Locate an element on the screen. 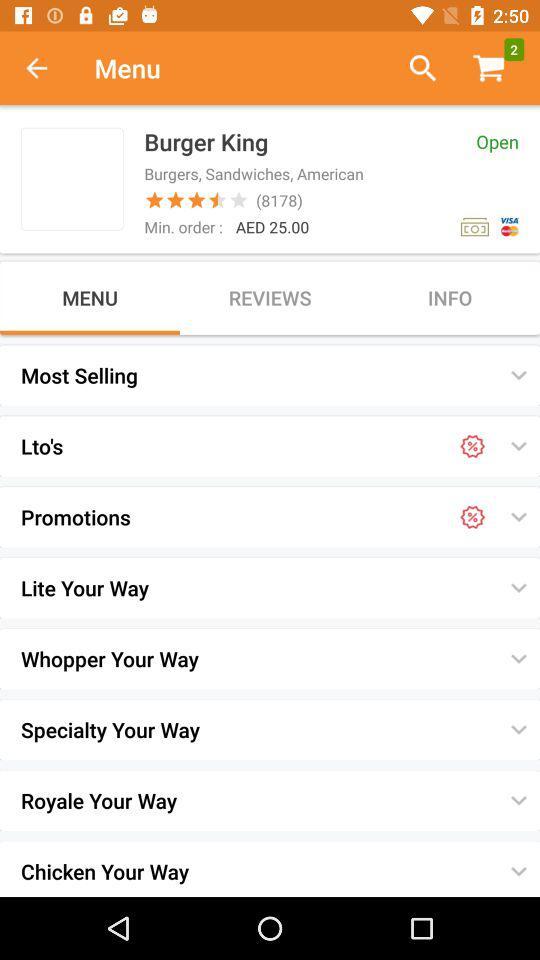 The height and width of the screenshot is (960, 540). search is located at coordinates (414, 68).